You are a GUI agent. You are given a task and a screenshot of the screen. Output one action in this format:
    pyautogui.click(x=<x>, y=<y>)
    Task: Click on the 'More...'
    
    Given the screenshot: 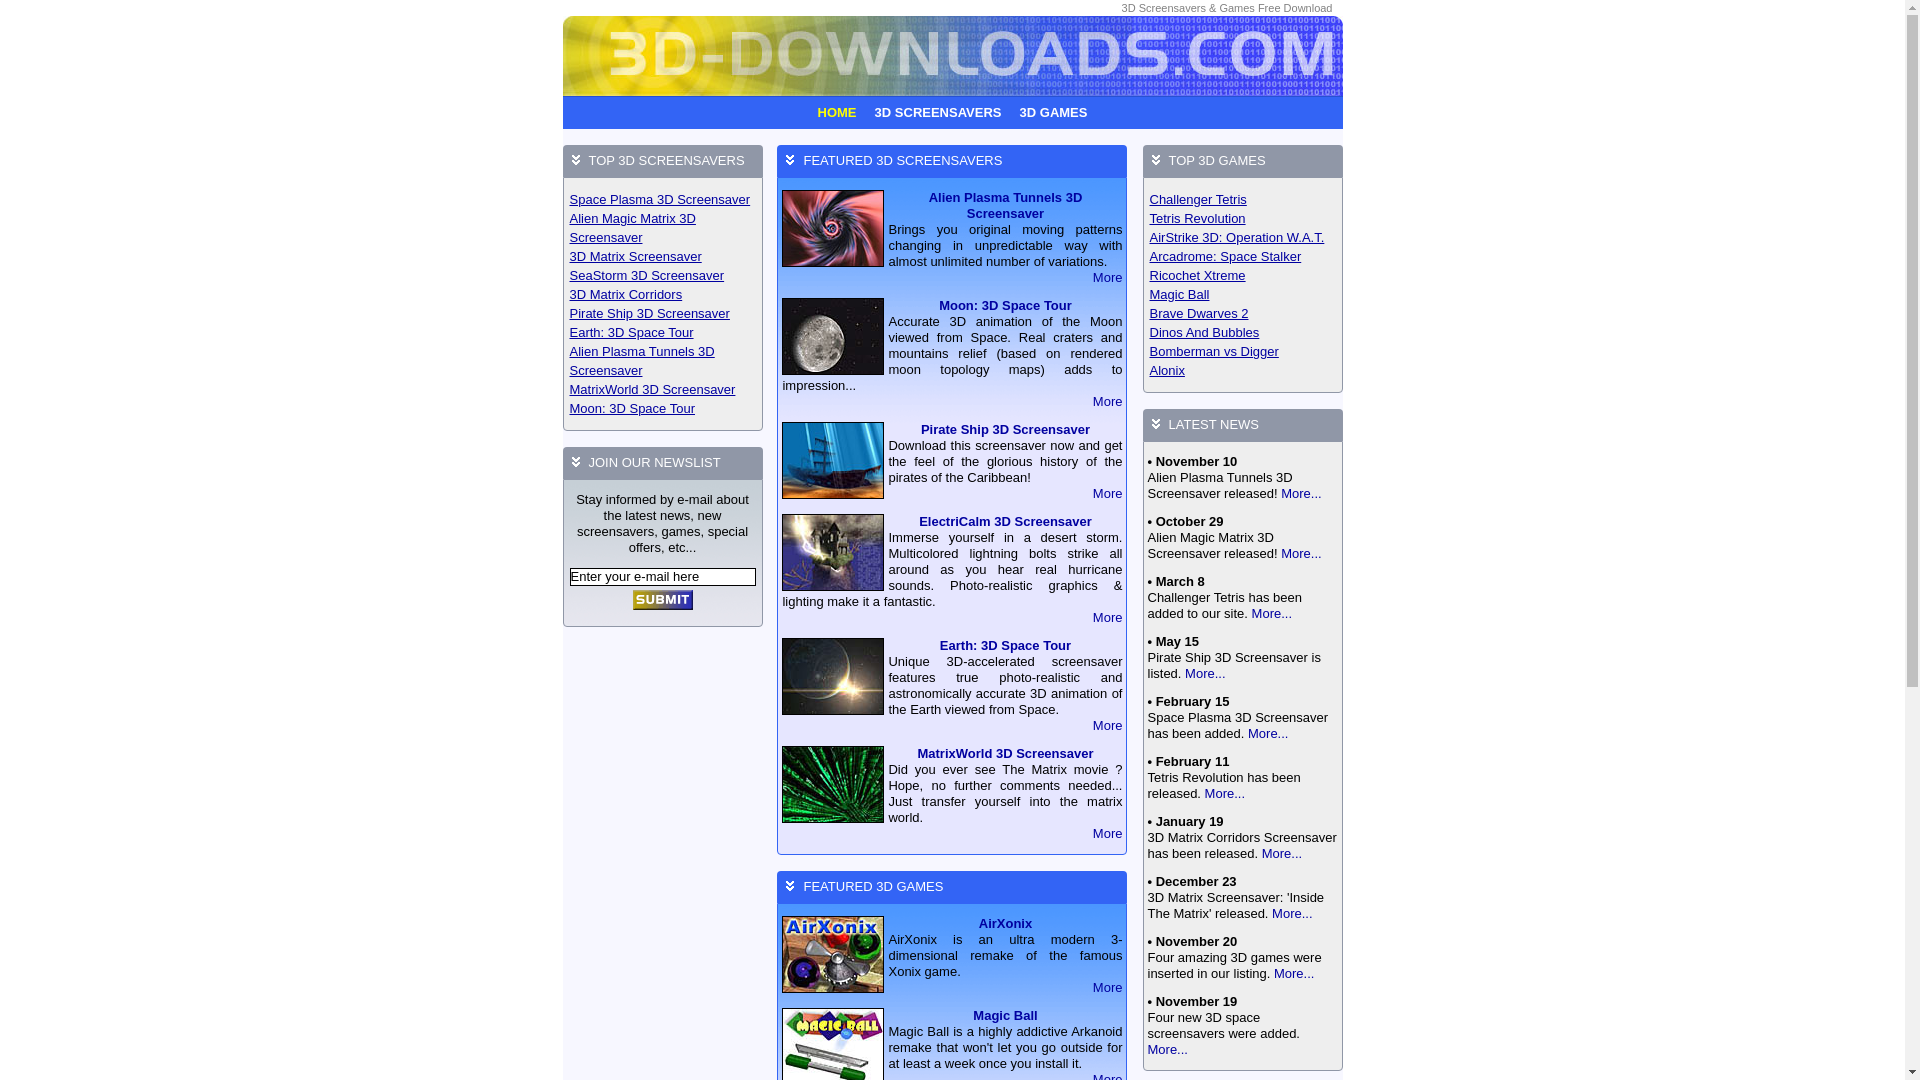 What is the action you would take?
    pyautogui.click(x=1300, y=493)
    